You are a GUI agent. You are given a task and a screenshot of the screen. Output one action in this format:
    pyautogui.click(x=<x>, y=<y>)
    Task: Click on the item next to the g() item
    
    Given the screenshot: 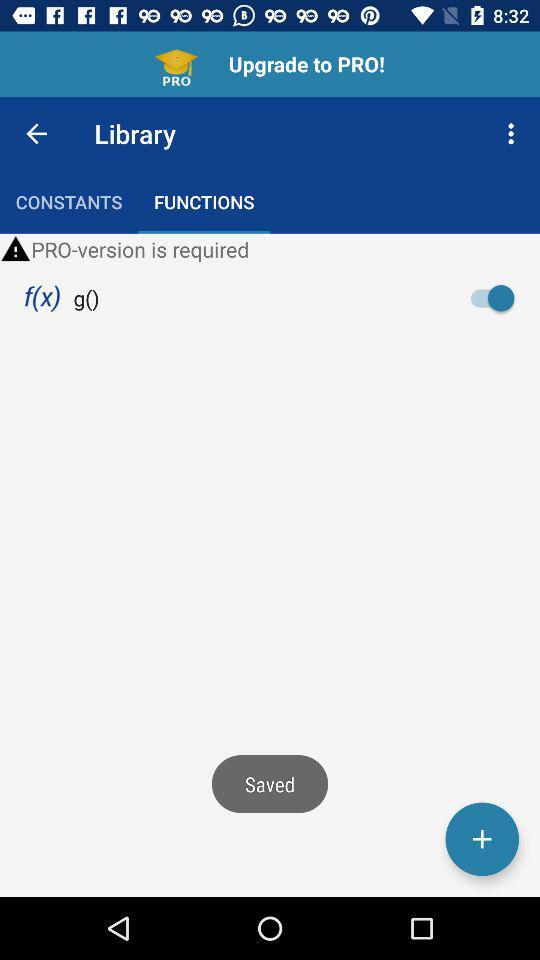 What is the action you would take?
    pyautogui.click(x=497, y=297)
    